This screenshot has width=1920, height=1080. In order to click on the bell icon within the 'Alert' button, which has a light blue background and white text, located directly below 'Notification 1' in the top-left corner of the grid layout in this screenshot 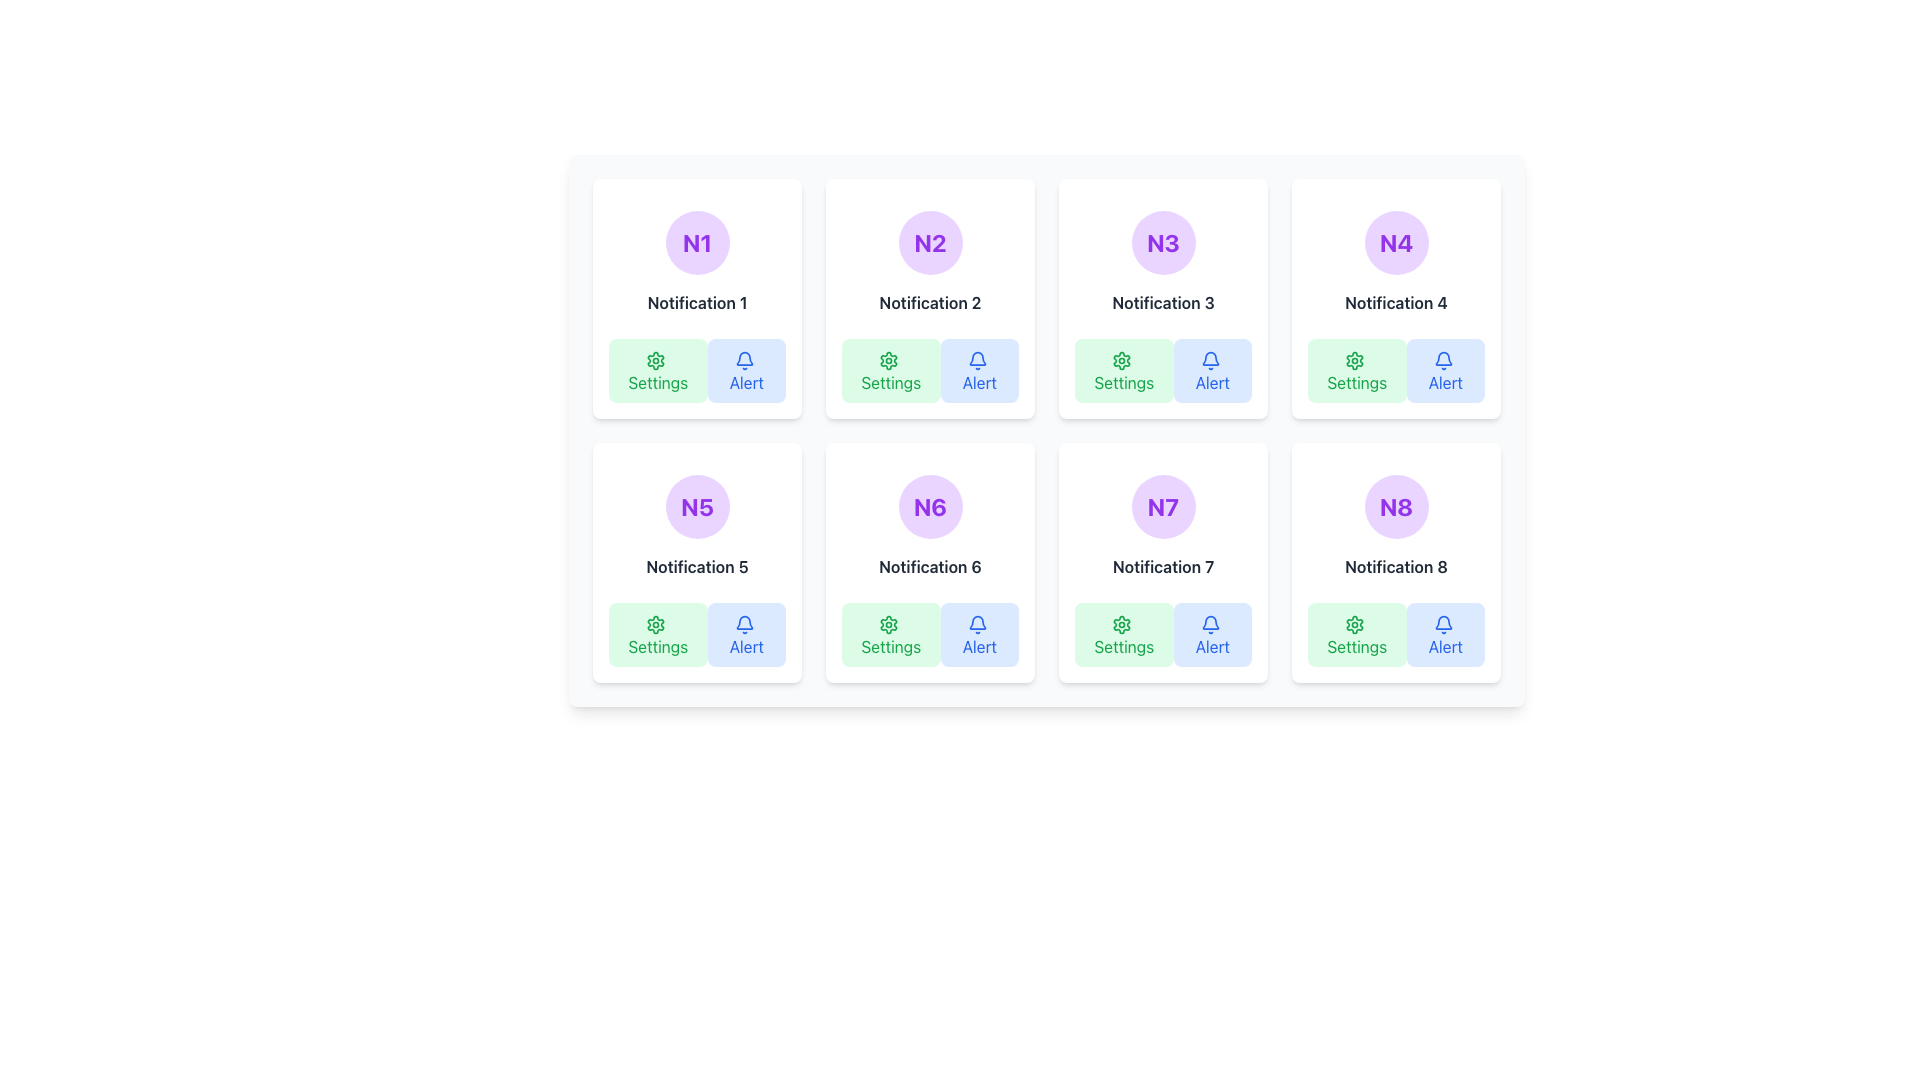, I will do `click(743, 360)`.